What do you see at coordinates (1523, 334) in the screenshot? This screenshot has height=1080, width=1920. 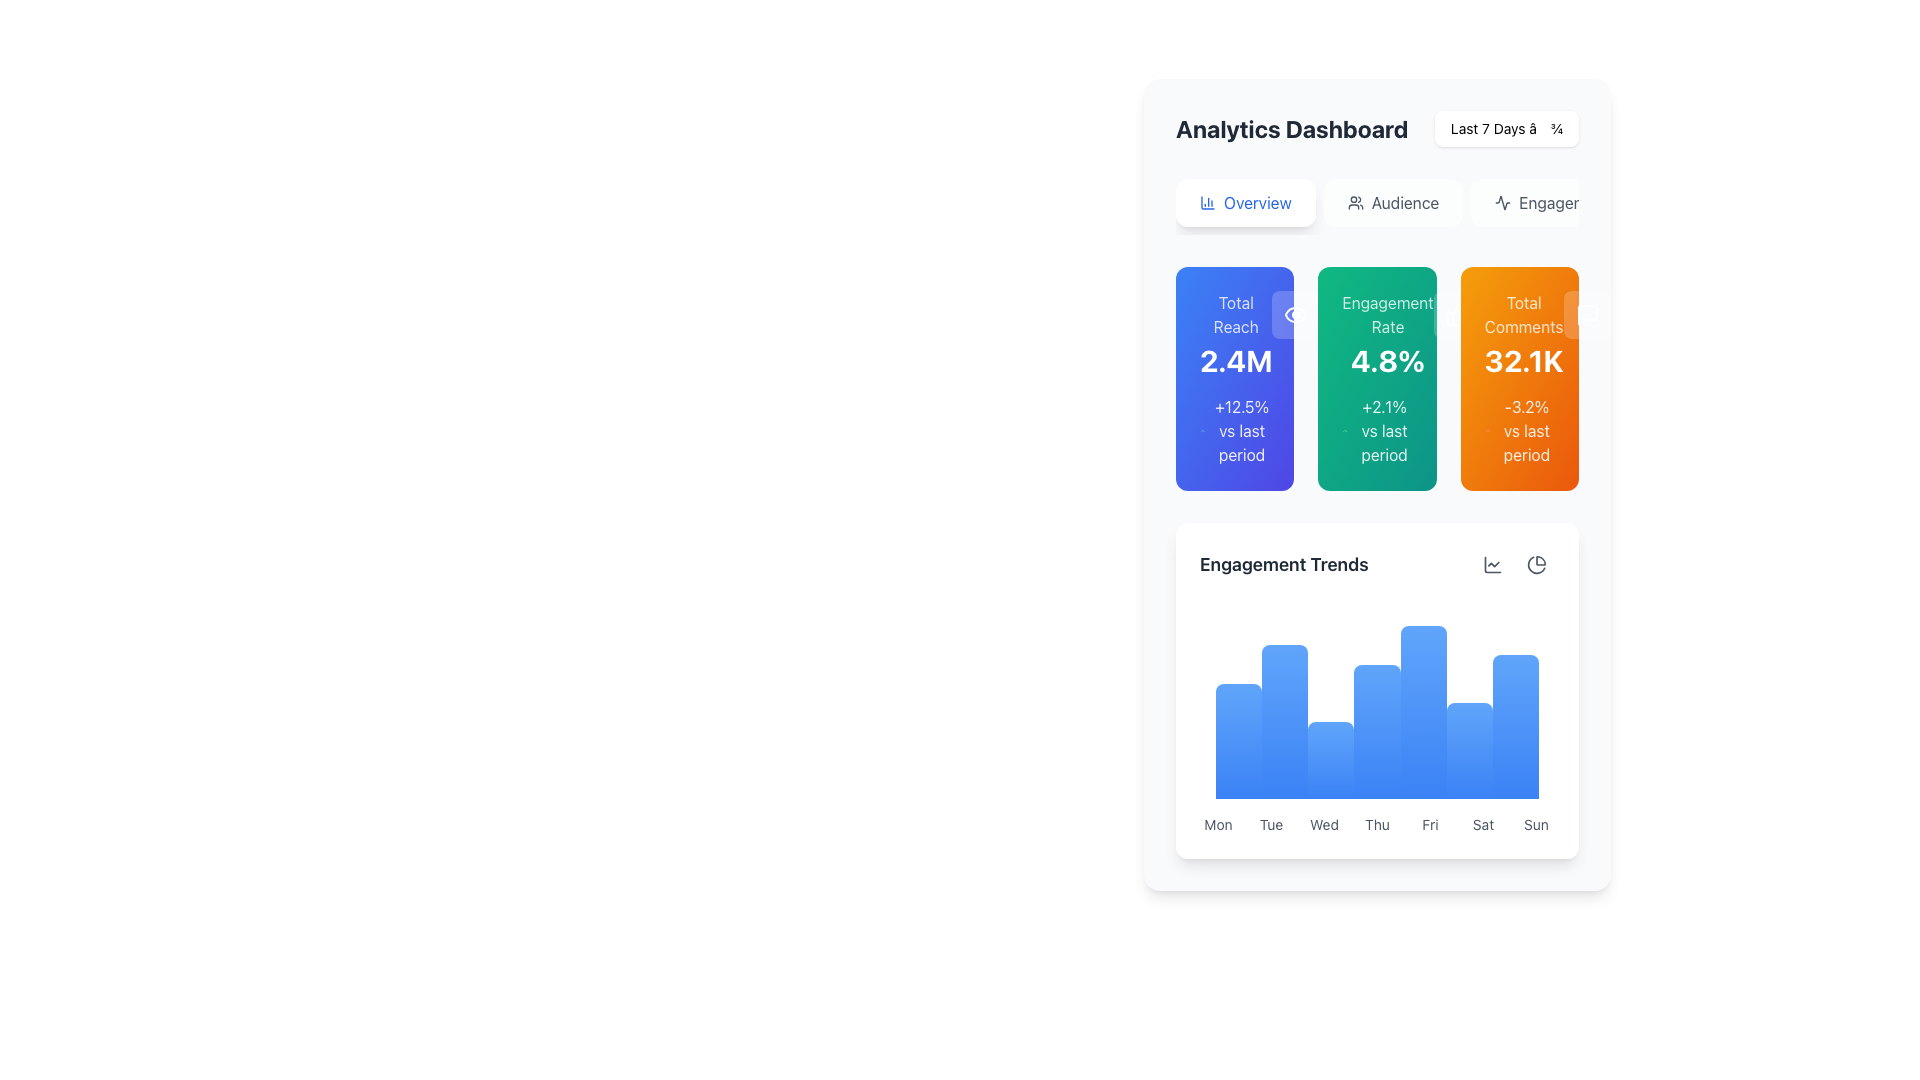 I see `the Info card displaying 'Total Comments' with the numeric value '32.1K' in the top-right corner of the layout` at bounding box center [1523, 334].